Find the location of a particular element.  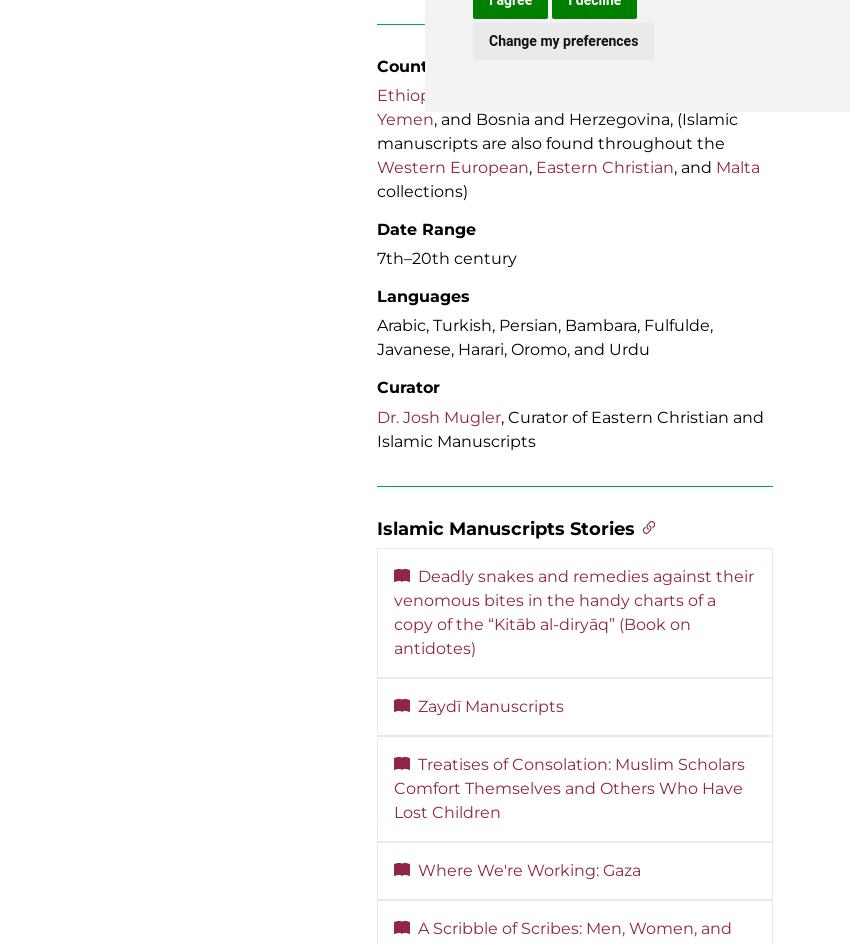

'Gaza' is located at coordinates (469, 94).